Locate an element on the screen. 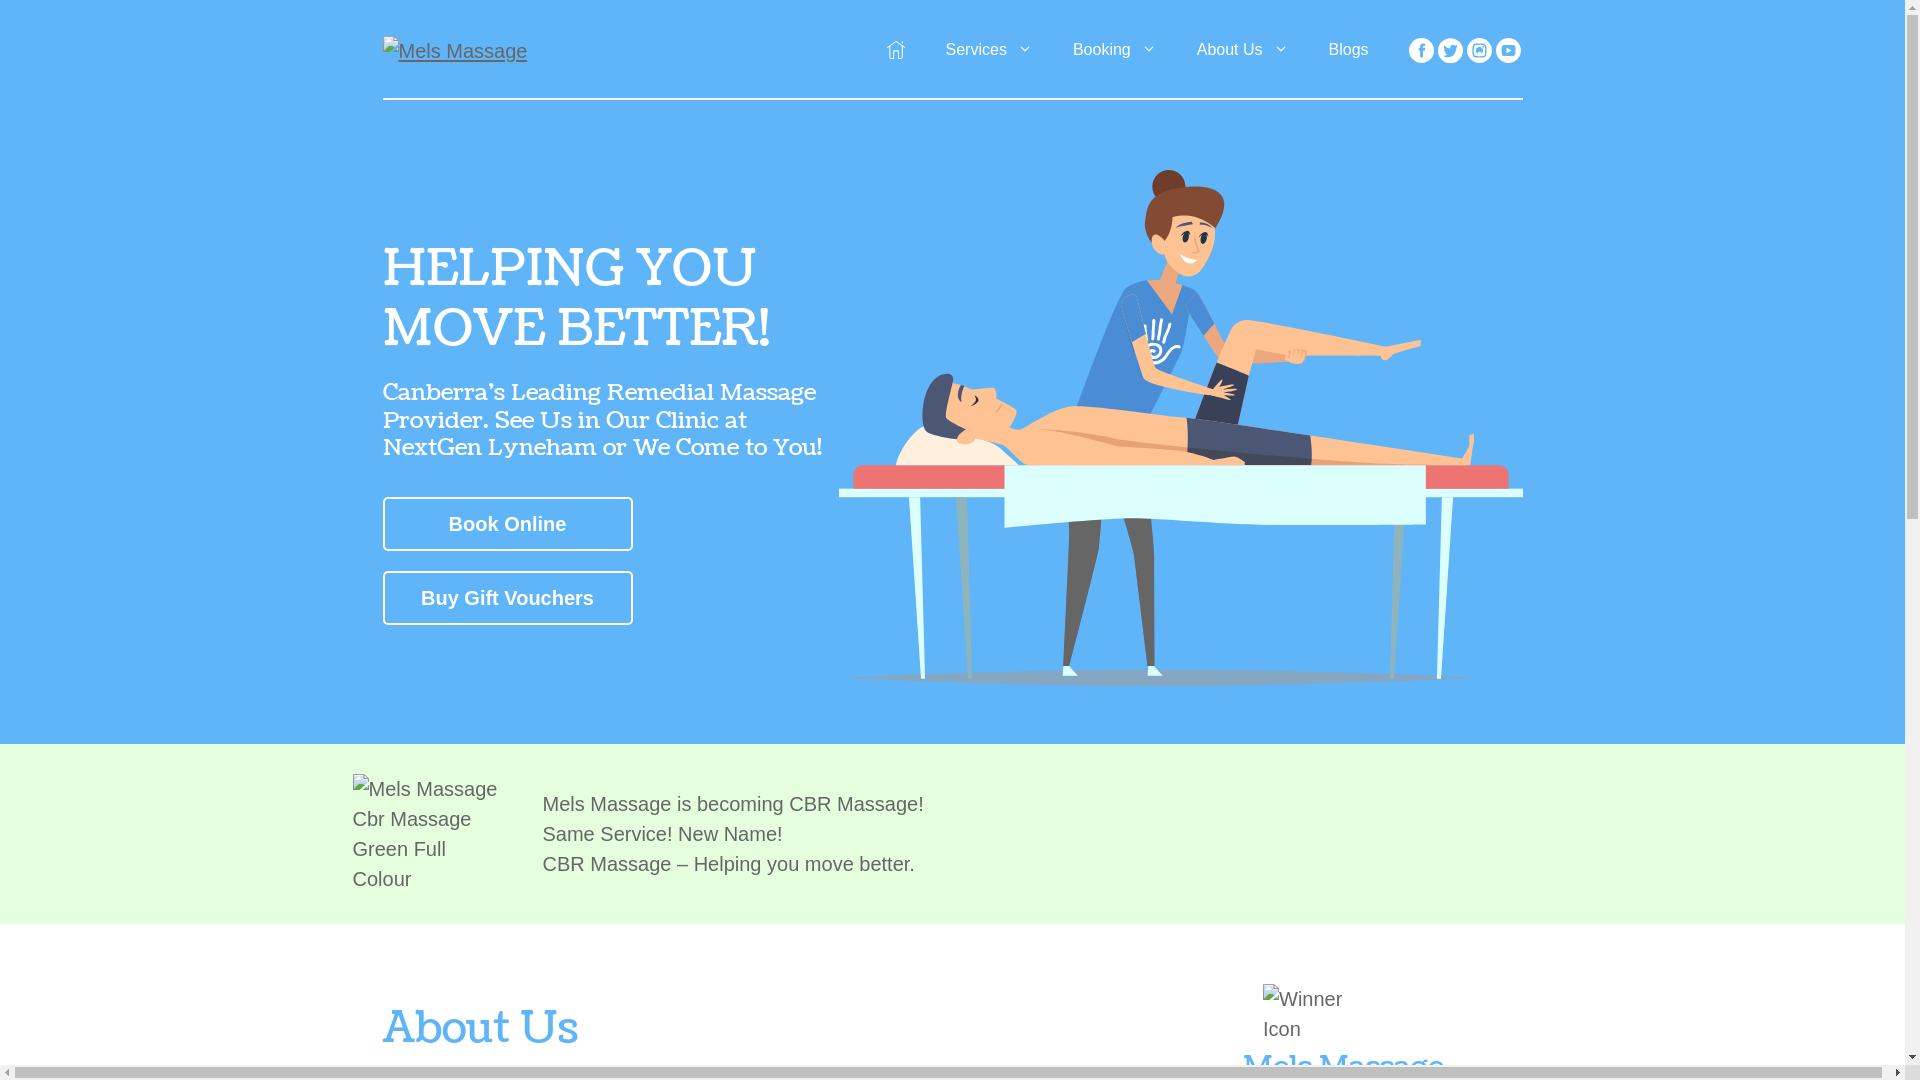 This screenshot has height=1080, width=1920. 'Mels Massage' is located at coordinates (453, 49).